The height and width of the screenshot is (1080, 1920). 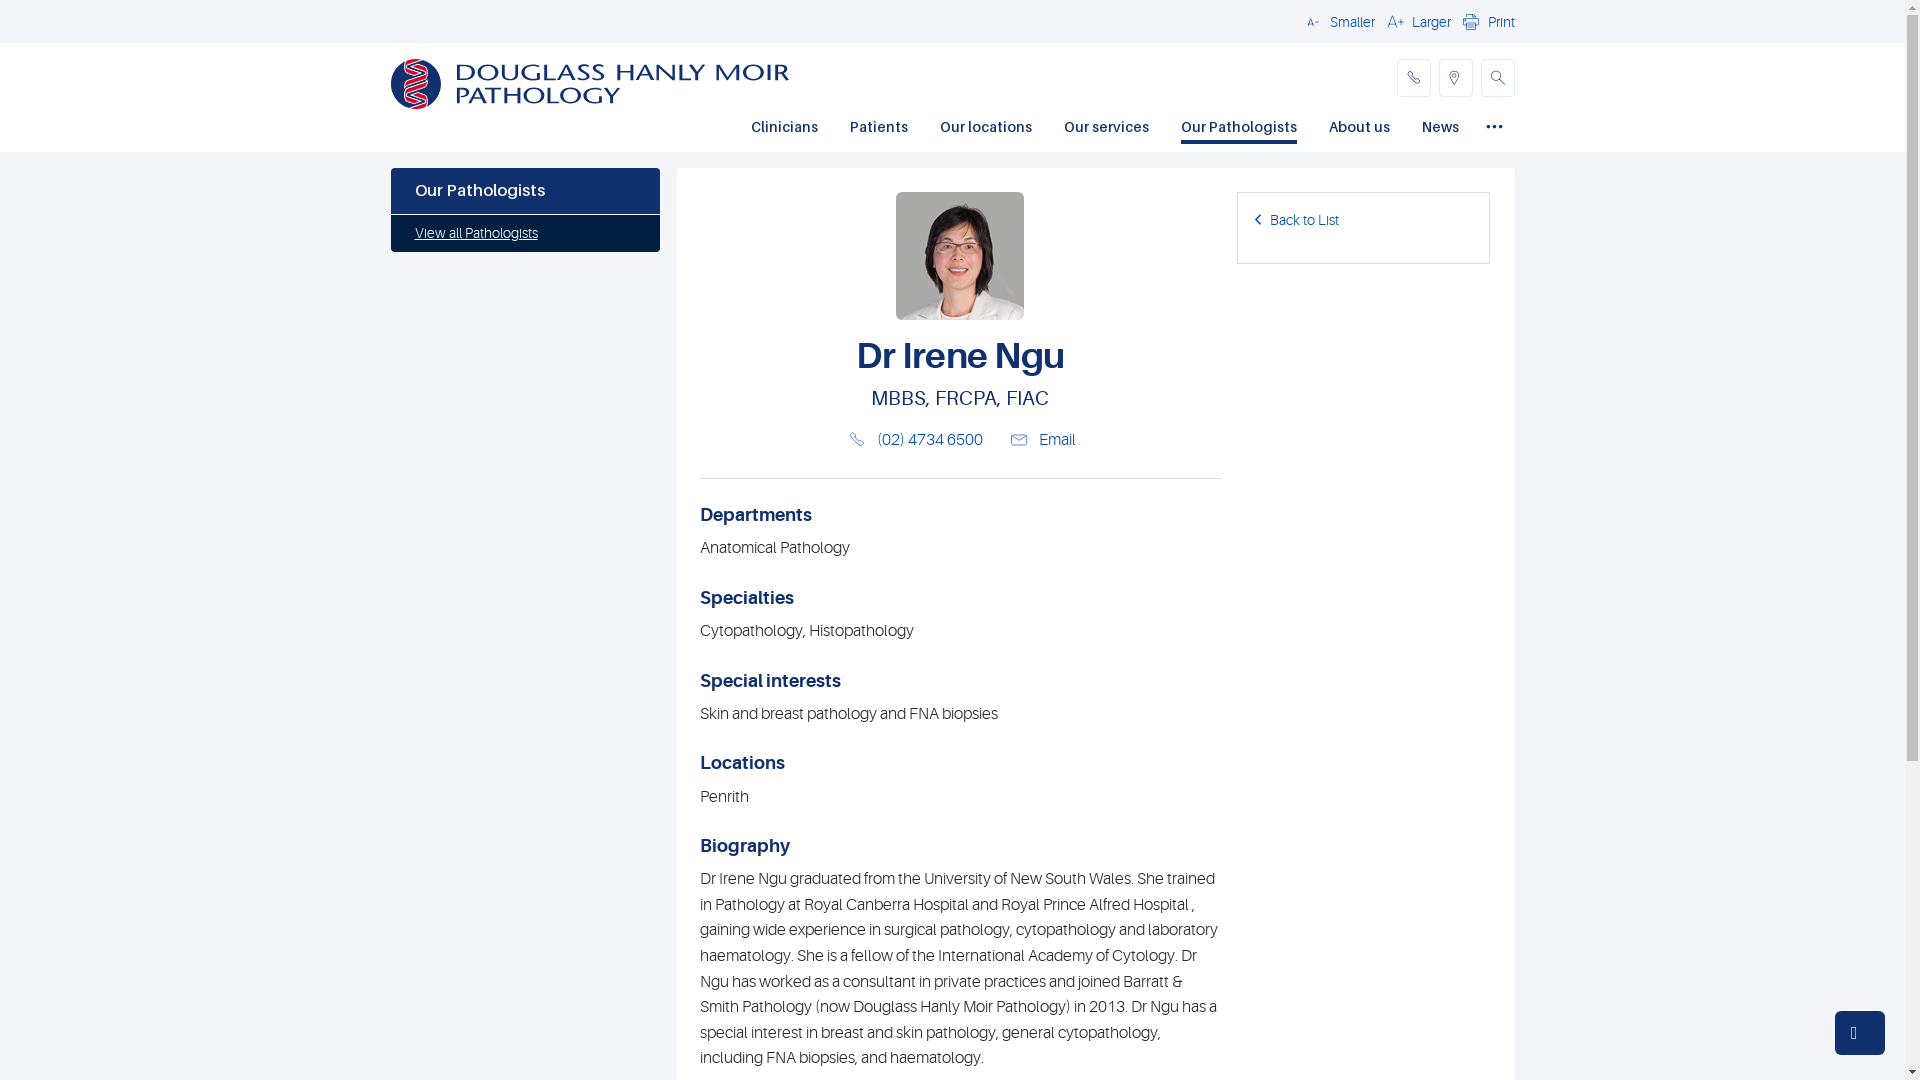 I want to click on 'Email', so click(x=1040, y=439).